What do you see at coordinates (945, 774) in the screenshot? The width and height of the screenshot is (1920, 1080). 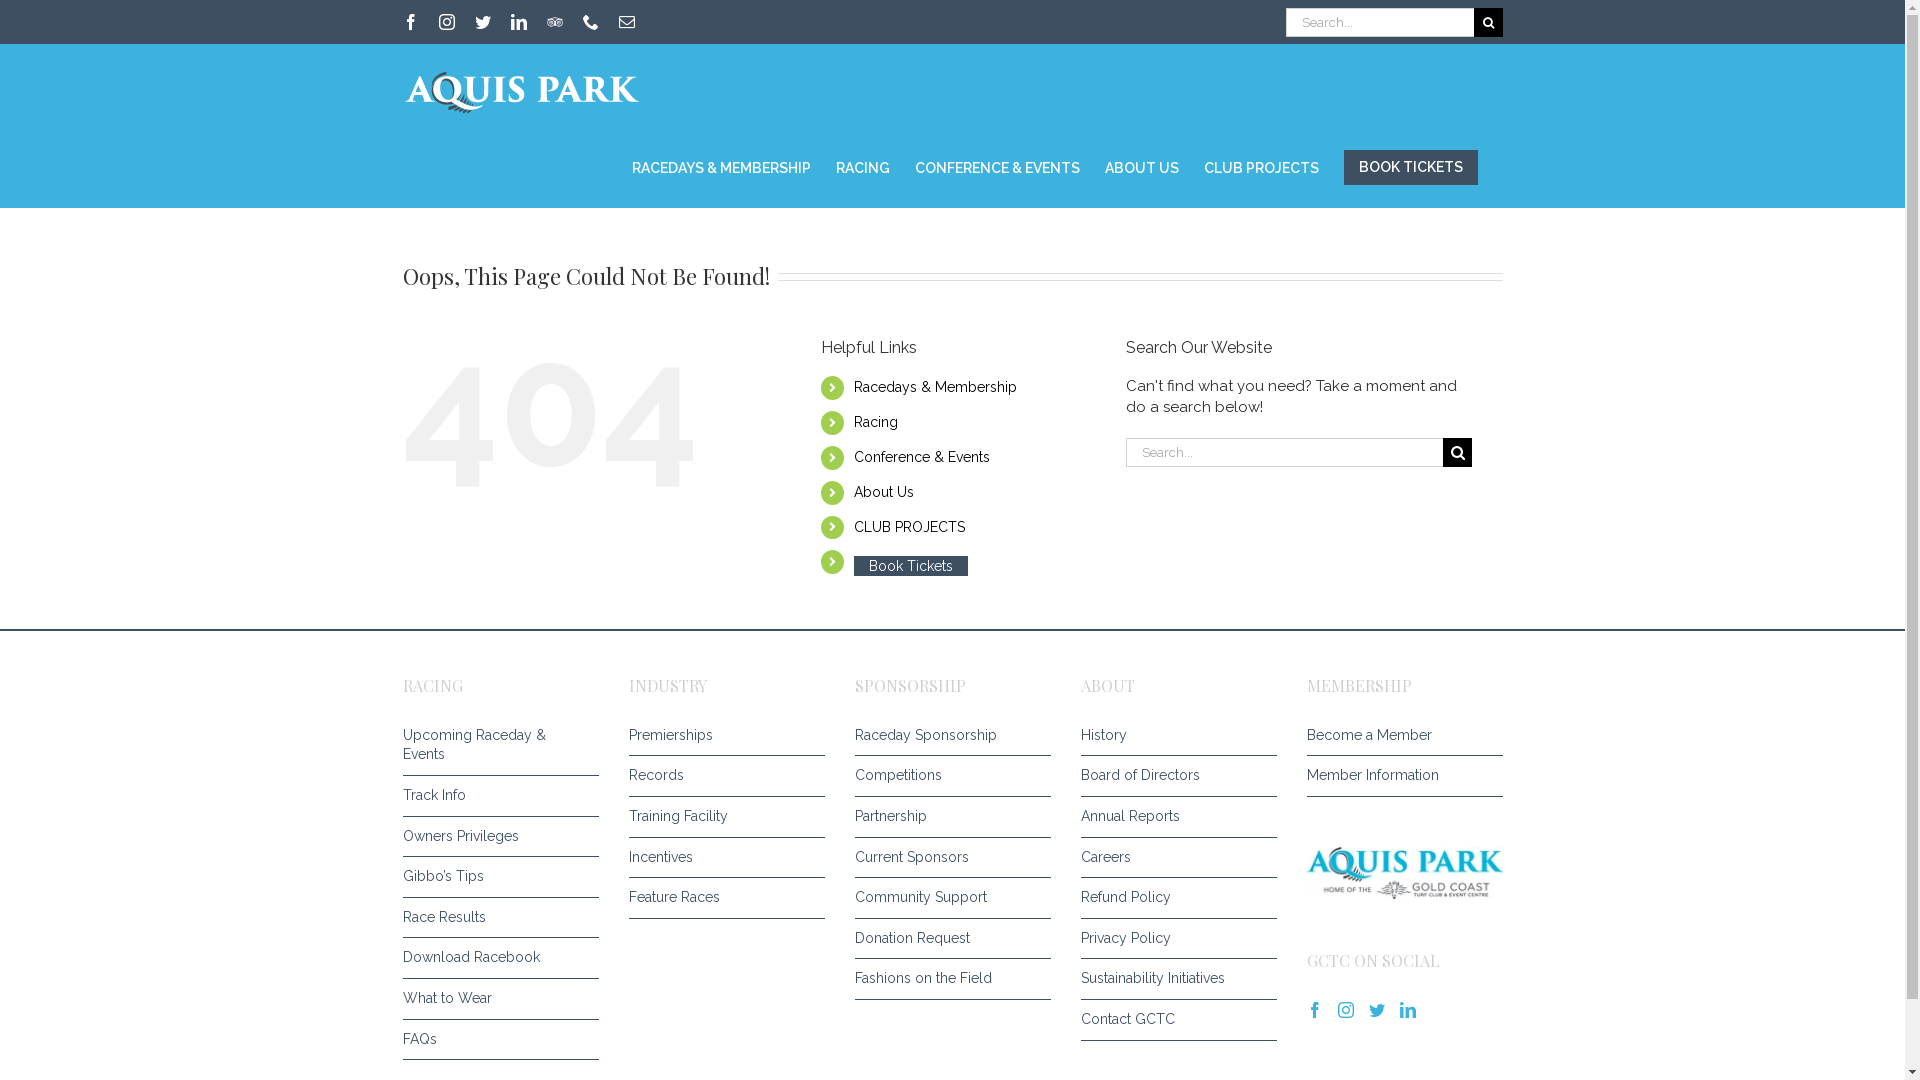 I see `'Competitions'` at bounding box center [945, 774].